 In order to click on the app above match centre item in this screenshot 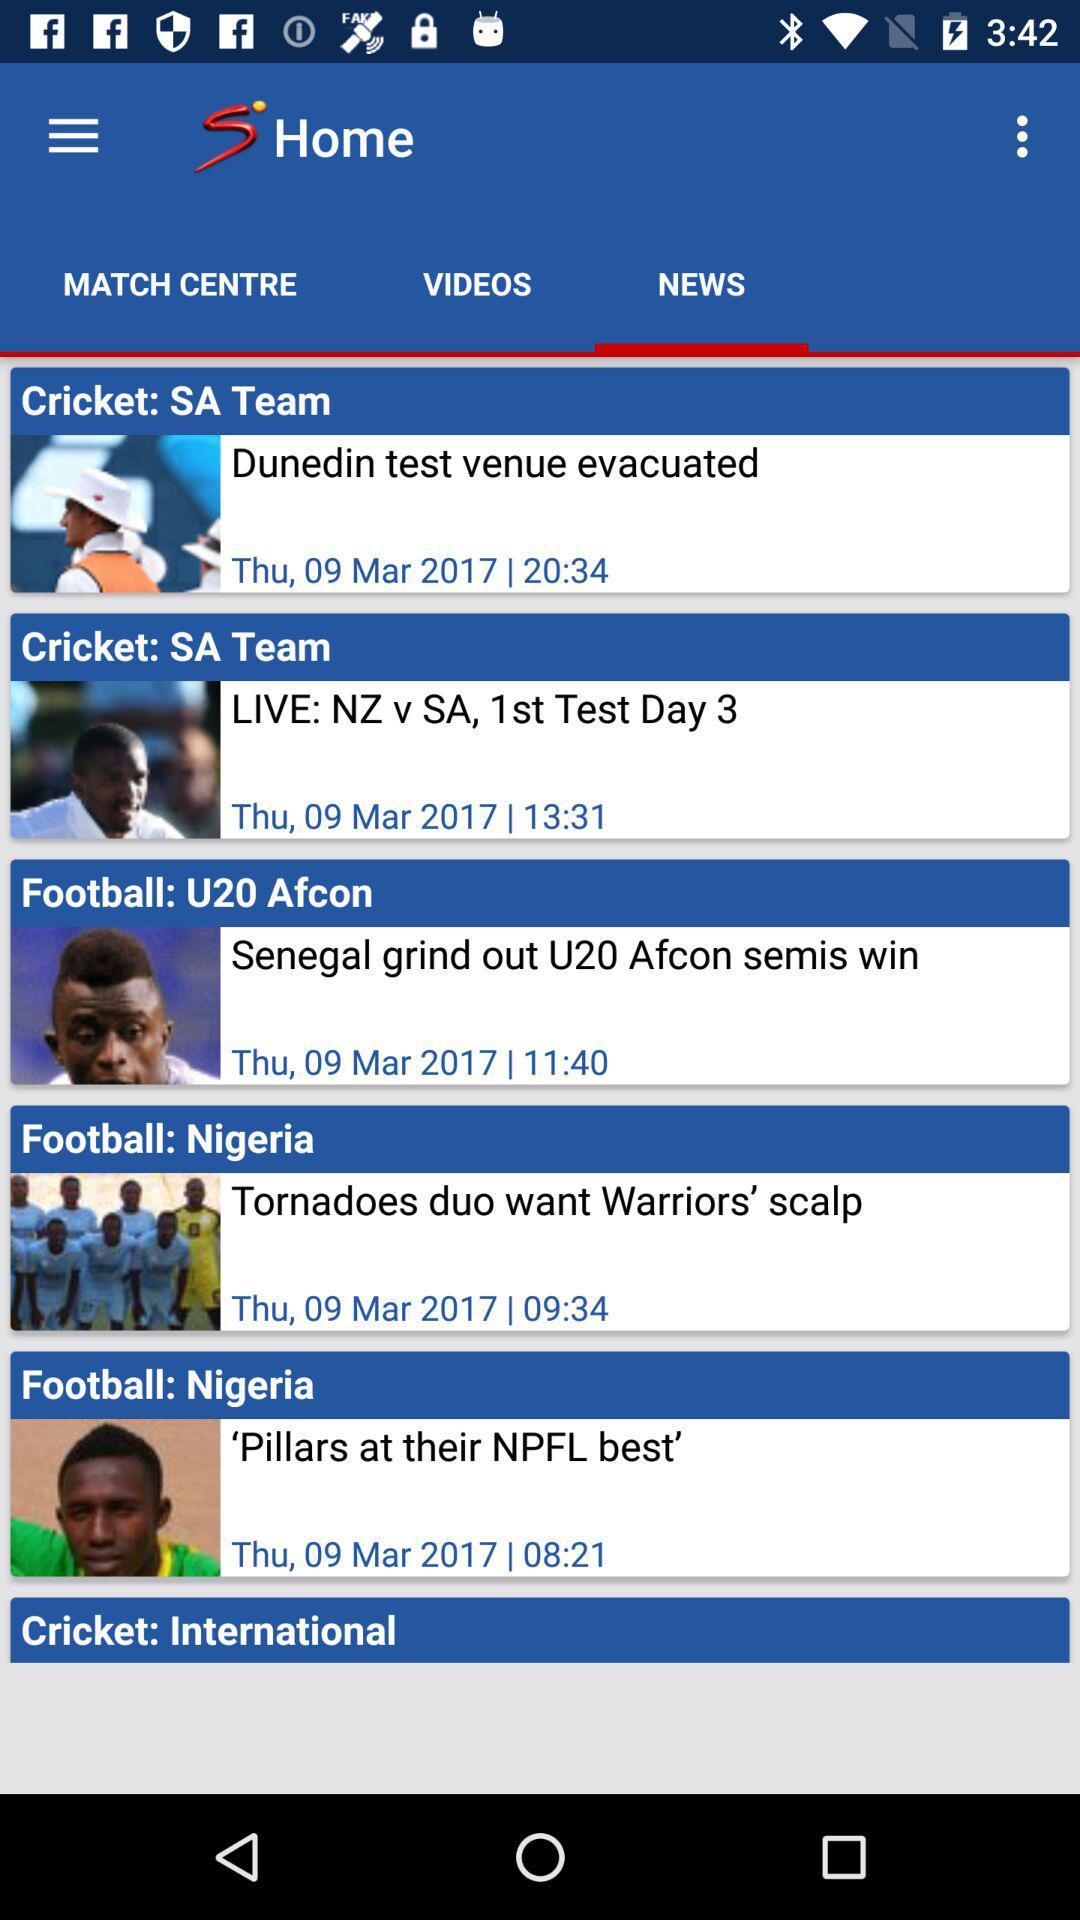, I will do `click(72, 135)`.